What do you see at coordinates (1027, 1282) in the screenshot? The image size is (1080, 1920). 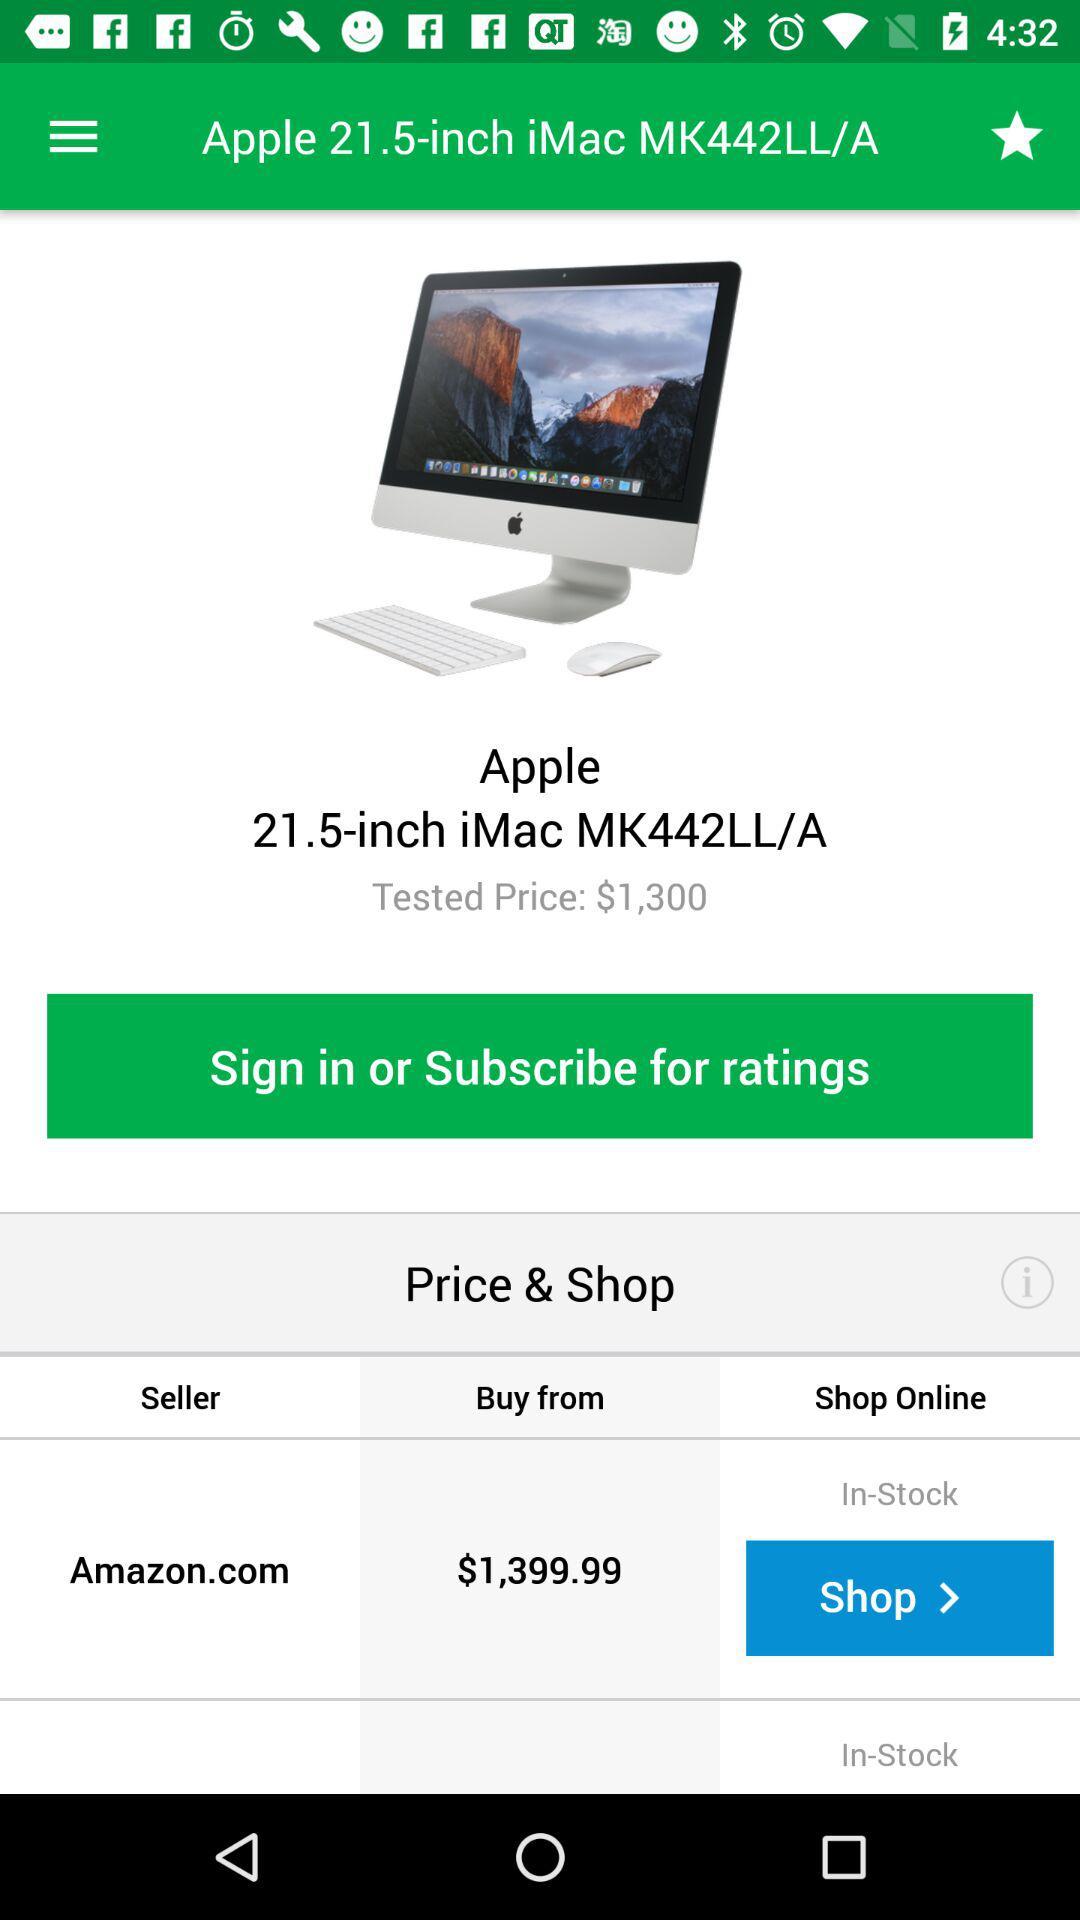 I see `details on item` at bounding box center [1027, 1282].